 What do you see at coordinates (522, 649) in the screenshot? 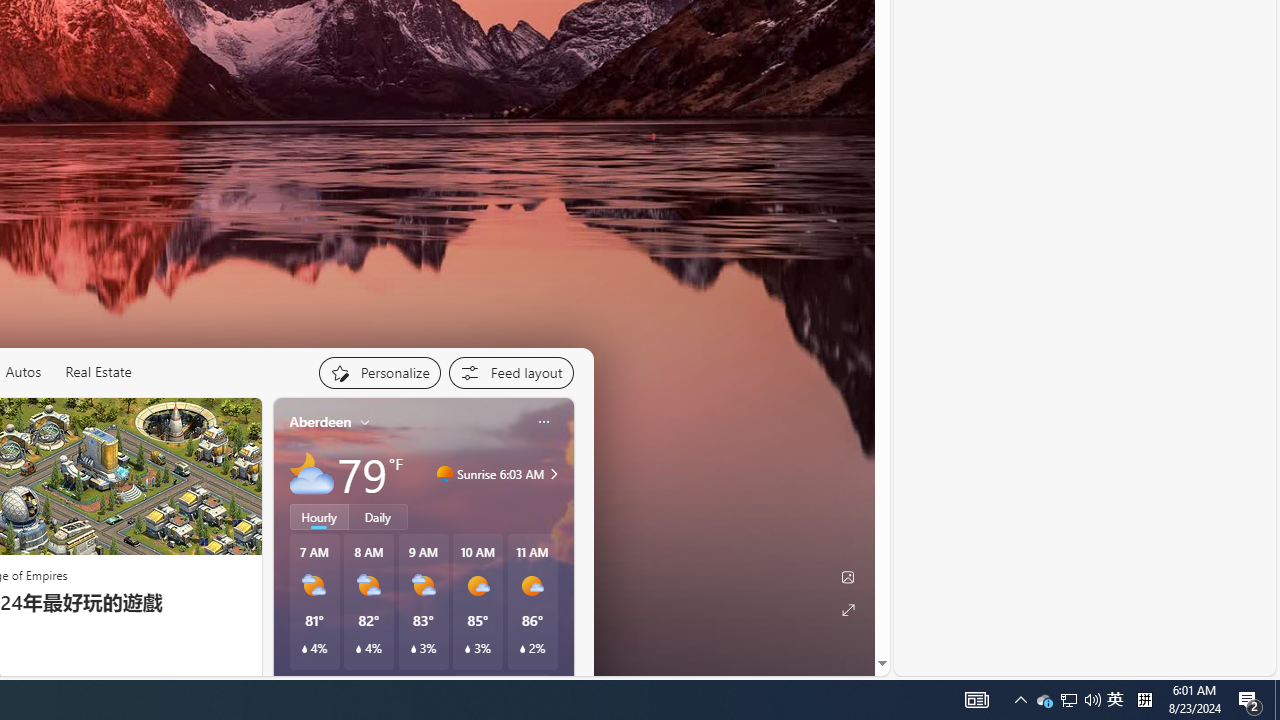
I see `'Class: weather-current-precipitation-glyph'` at bounding box center [522, 649].